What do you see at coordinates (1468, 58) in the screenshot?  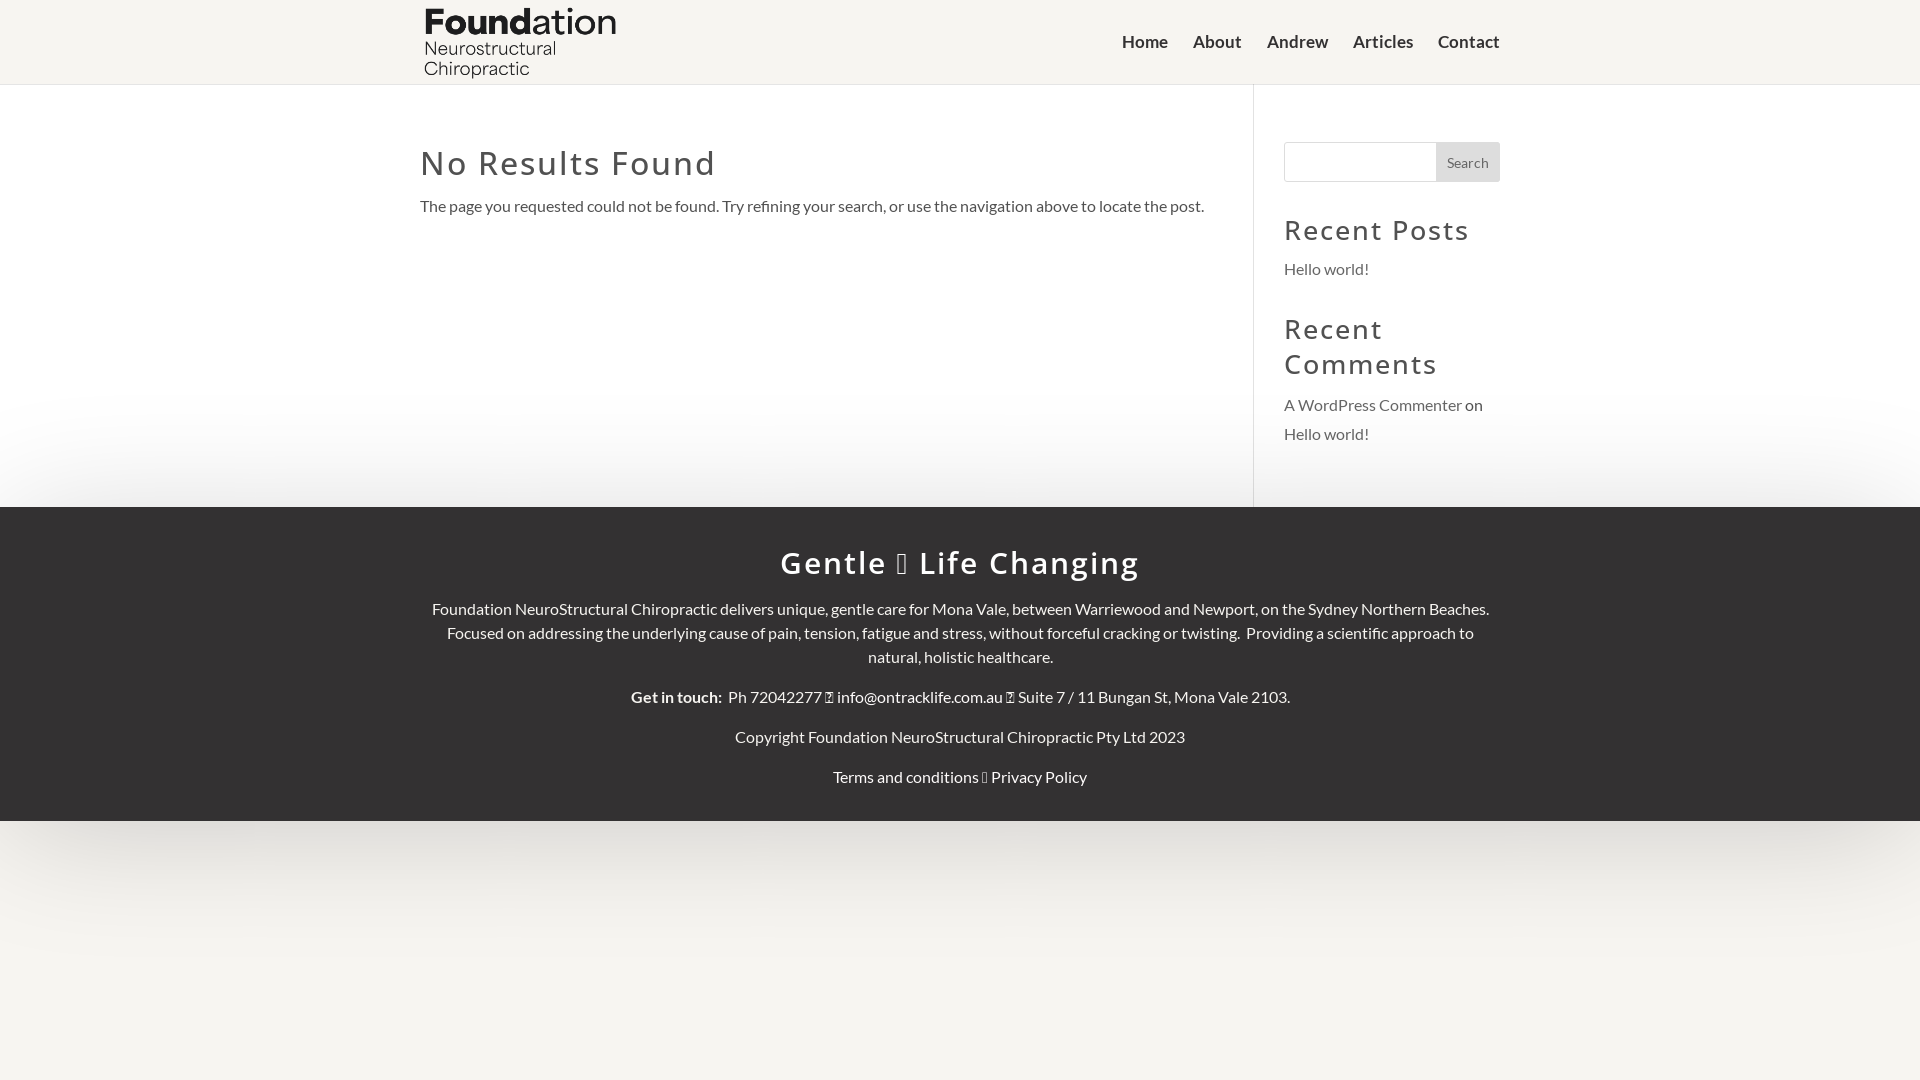 I see `'Contact'` at bounding box center [1468, 58].